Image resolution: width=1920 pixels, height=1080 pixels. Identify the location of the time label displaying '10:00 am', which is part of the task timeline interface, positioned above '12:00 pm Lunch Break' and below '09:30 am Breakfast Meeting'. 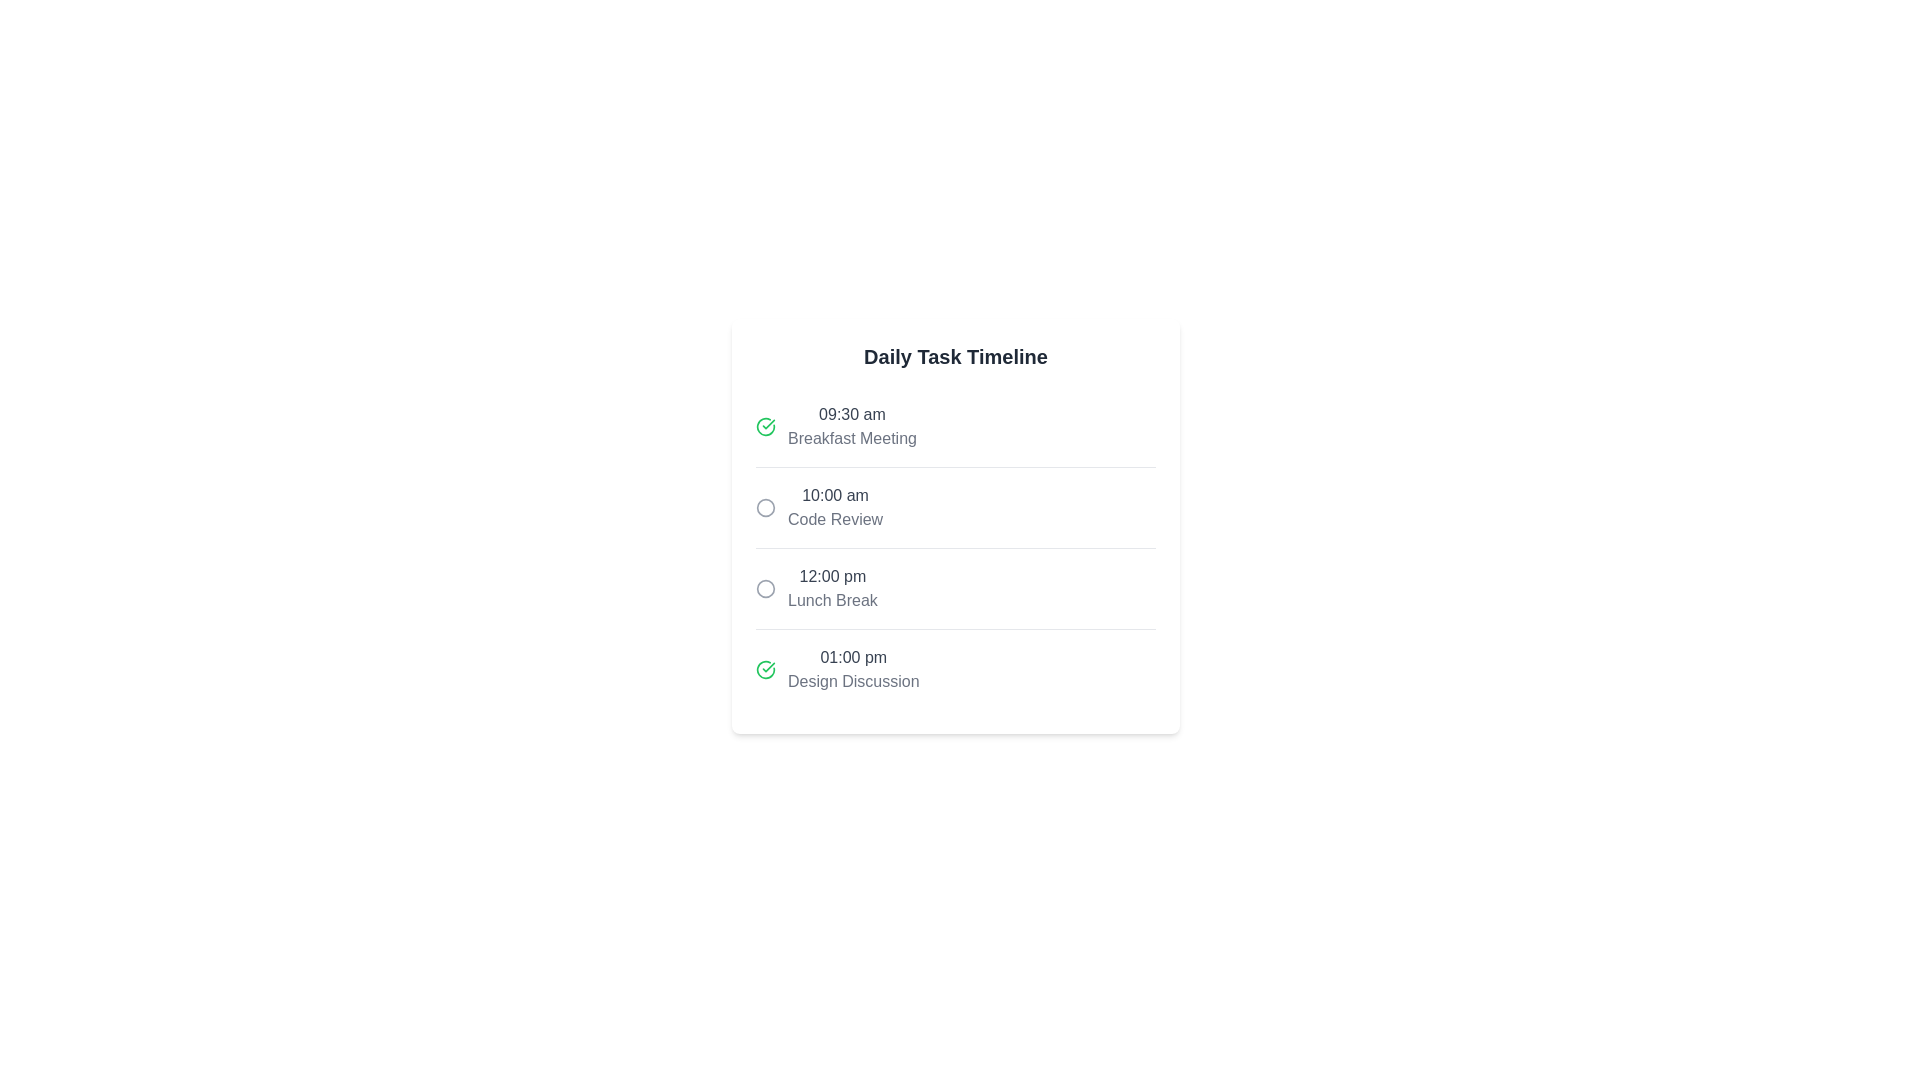
(835, 495).